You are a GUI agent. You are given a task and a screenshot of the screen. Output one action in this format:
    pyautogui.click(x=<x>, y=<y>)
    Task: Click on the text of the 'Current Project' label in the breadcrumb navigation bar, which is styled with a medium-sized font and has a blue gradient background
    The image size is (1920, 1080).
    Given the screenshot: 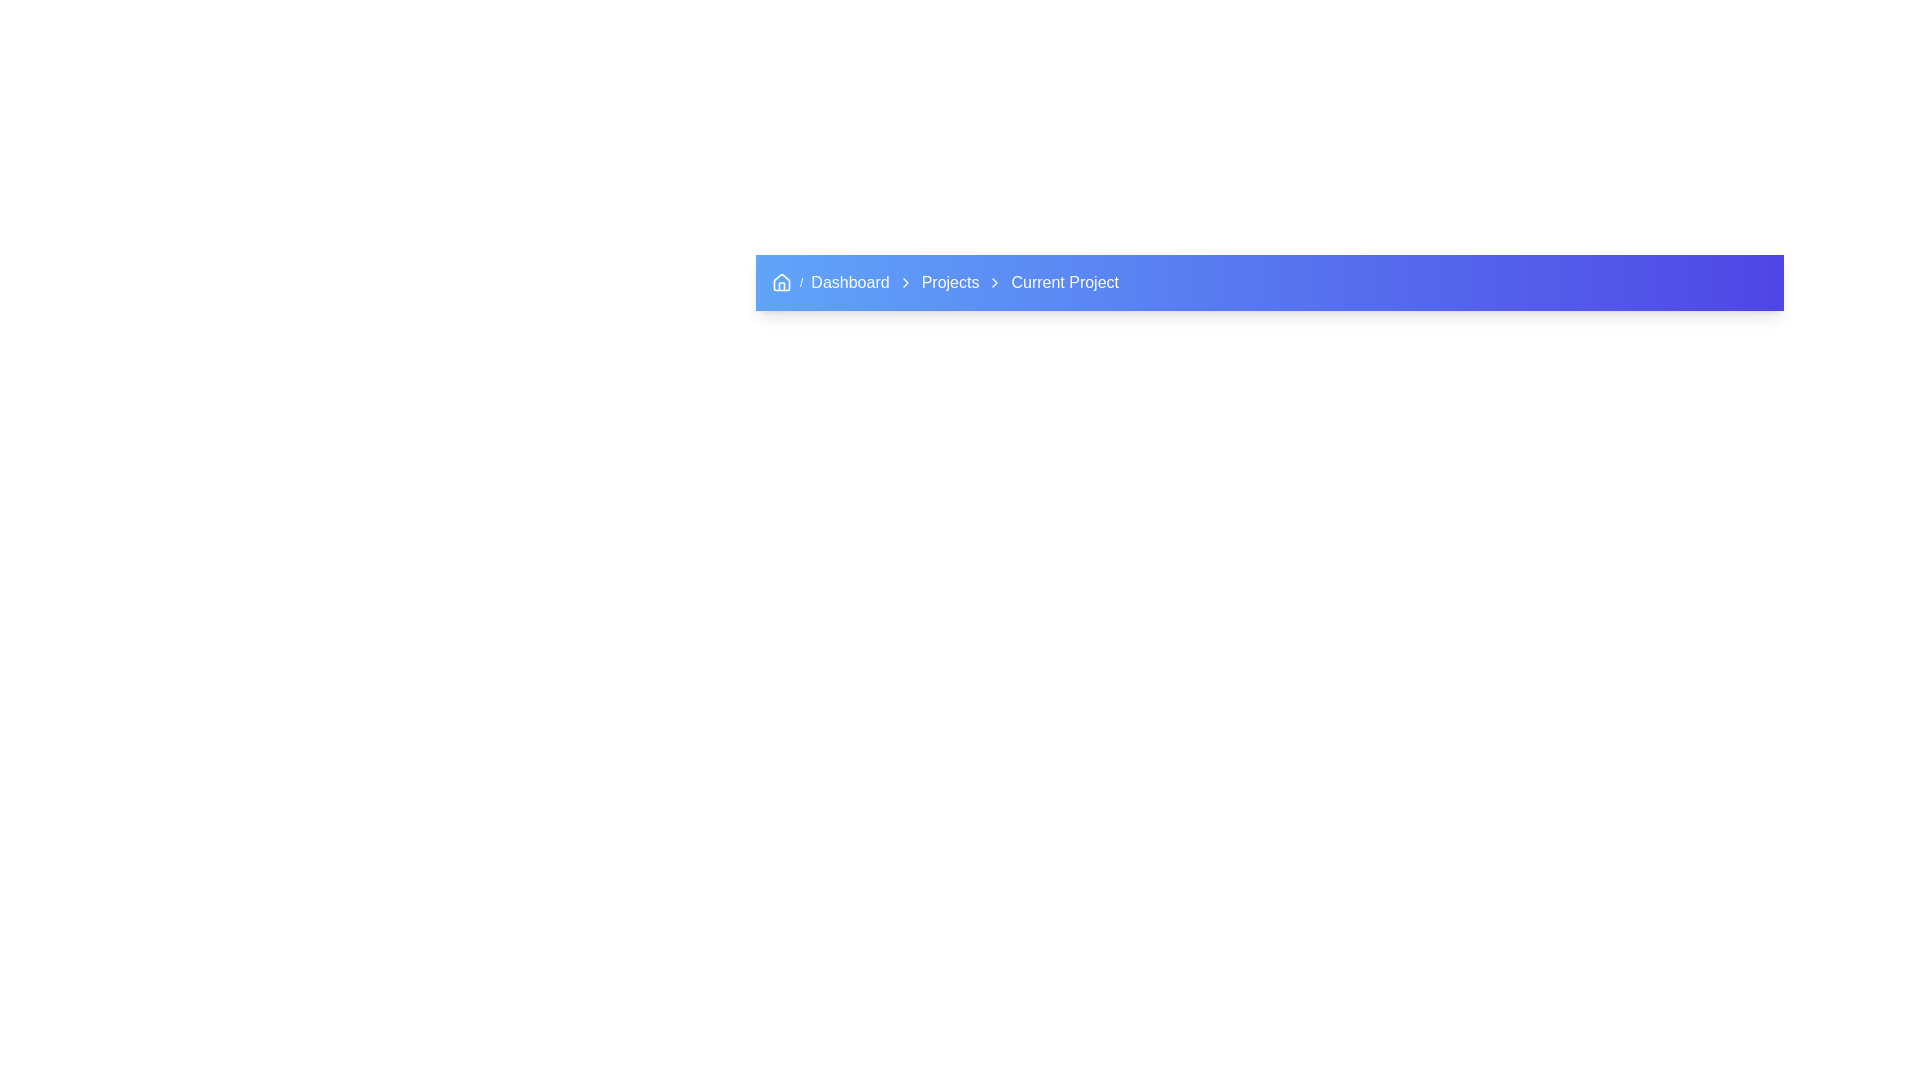 What is the action you would take?
    pyautogui.click(x=1064, y=282)
    